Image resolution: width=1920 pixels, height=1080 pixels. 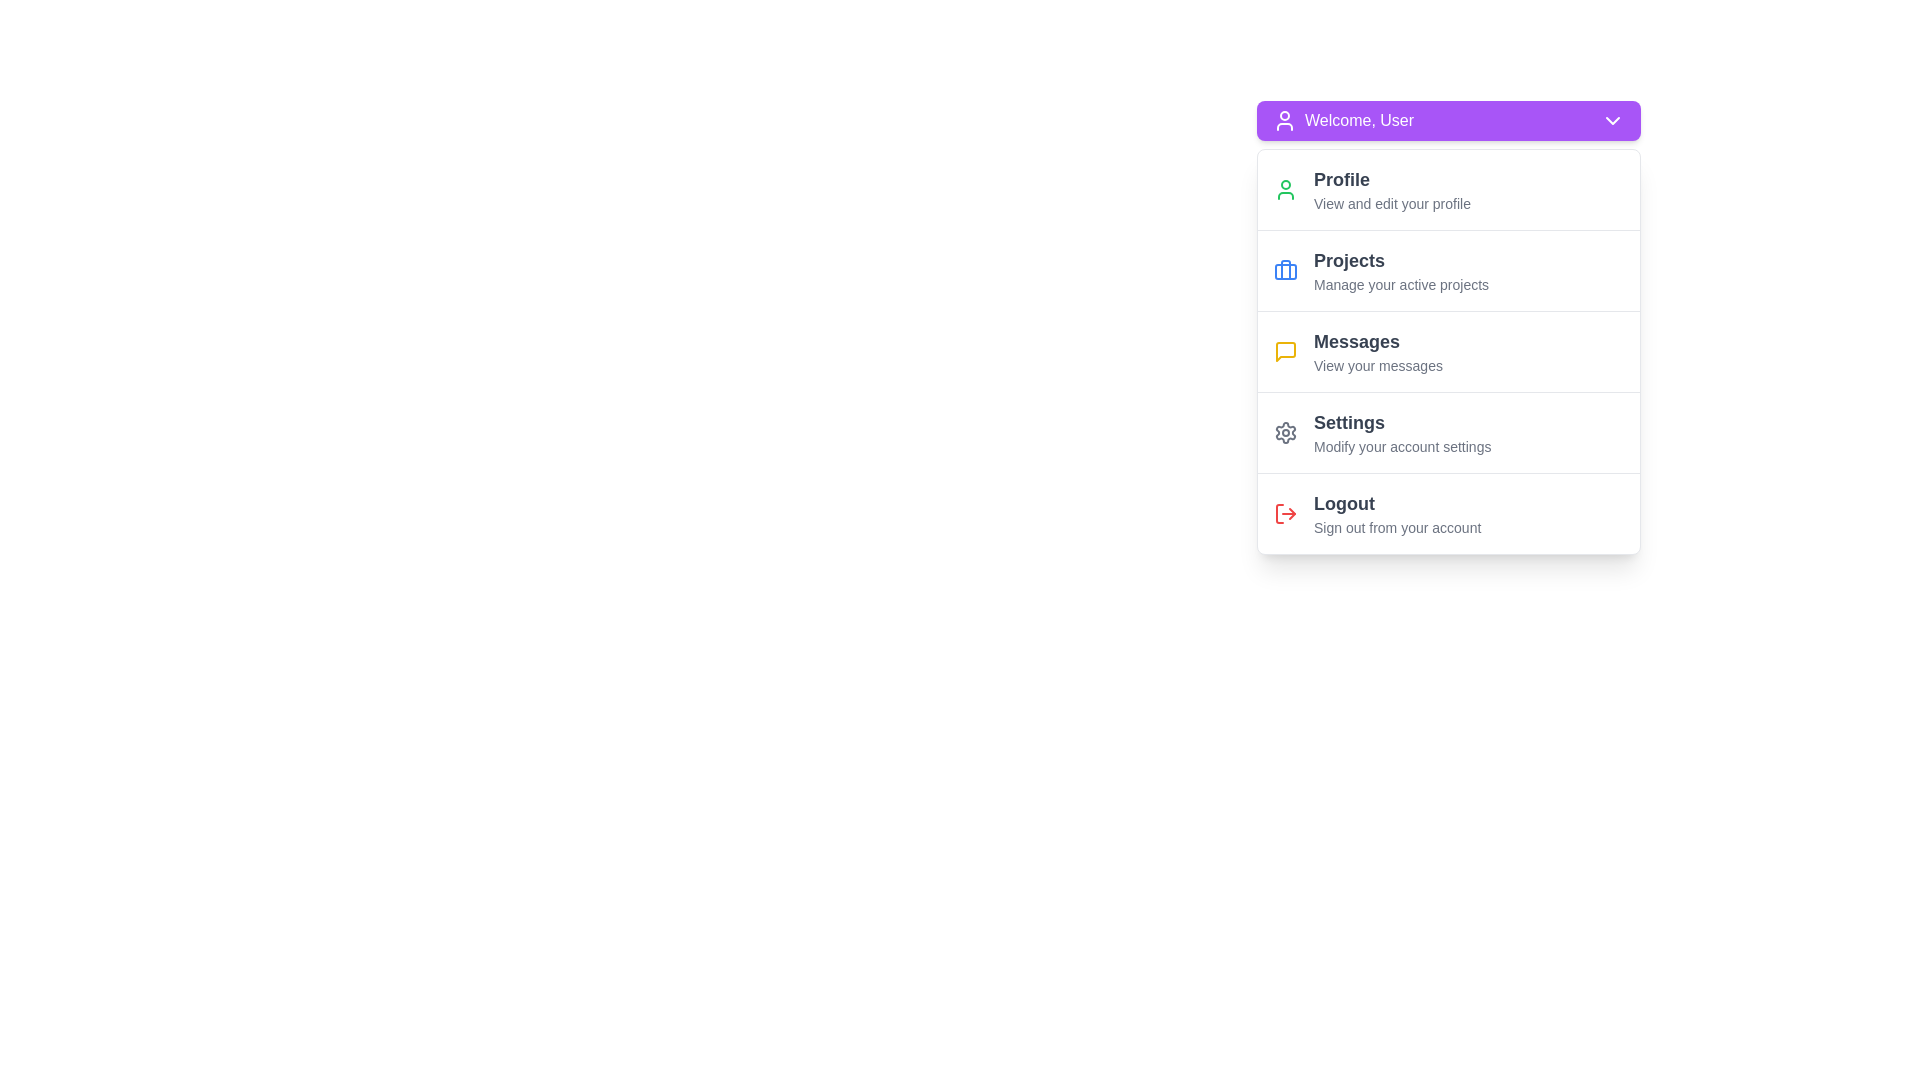 What do you see at coordinates (1396, 527) in the screenshot?
I see `auxiliary descriptive text located directly below the 'Logout' label in the dropdown menu panel at the upper right corner of the interface` at bounding box center [1396, 527].